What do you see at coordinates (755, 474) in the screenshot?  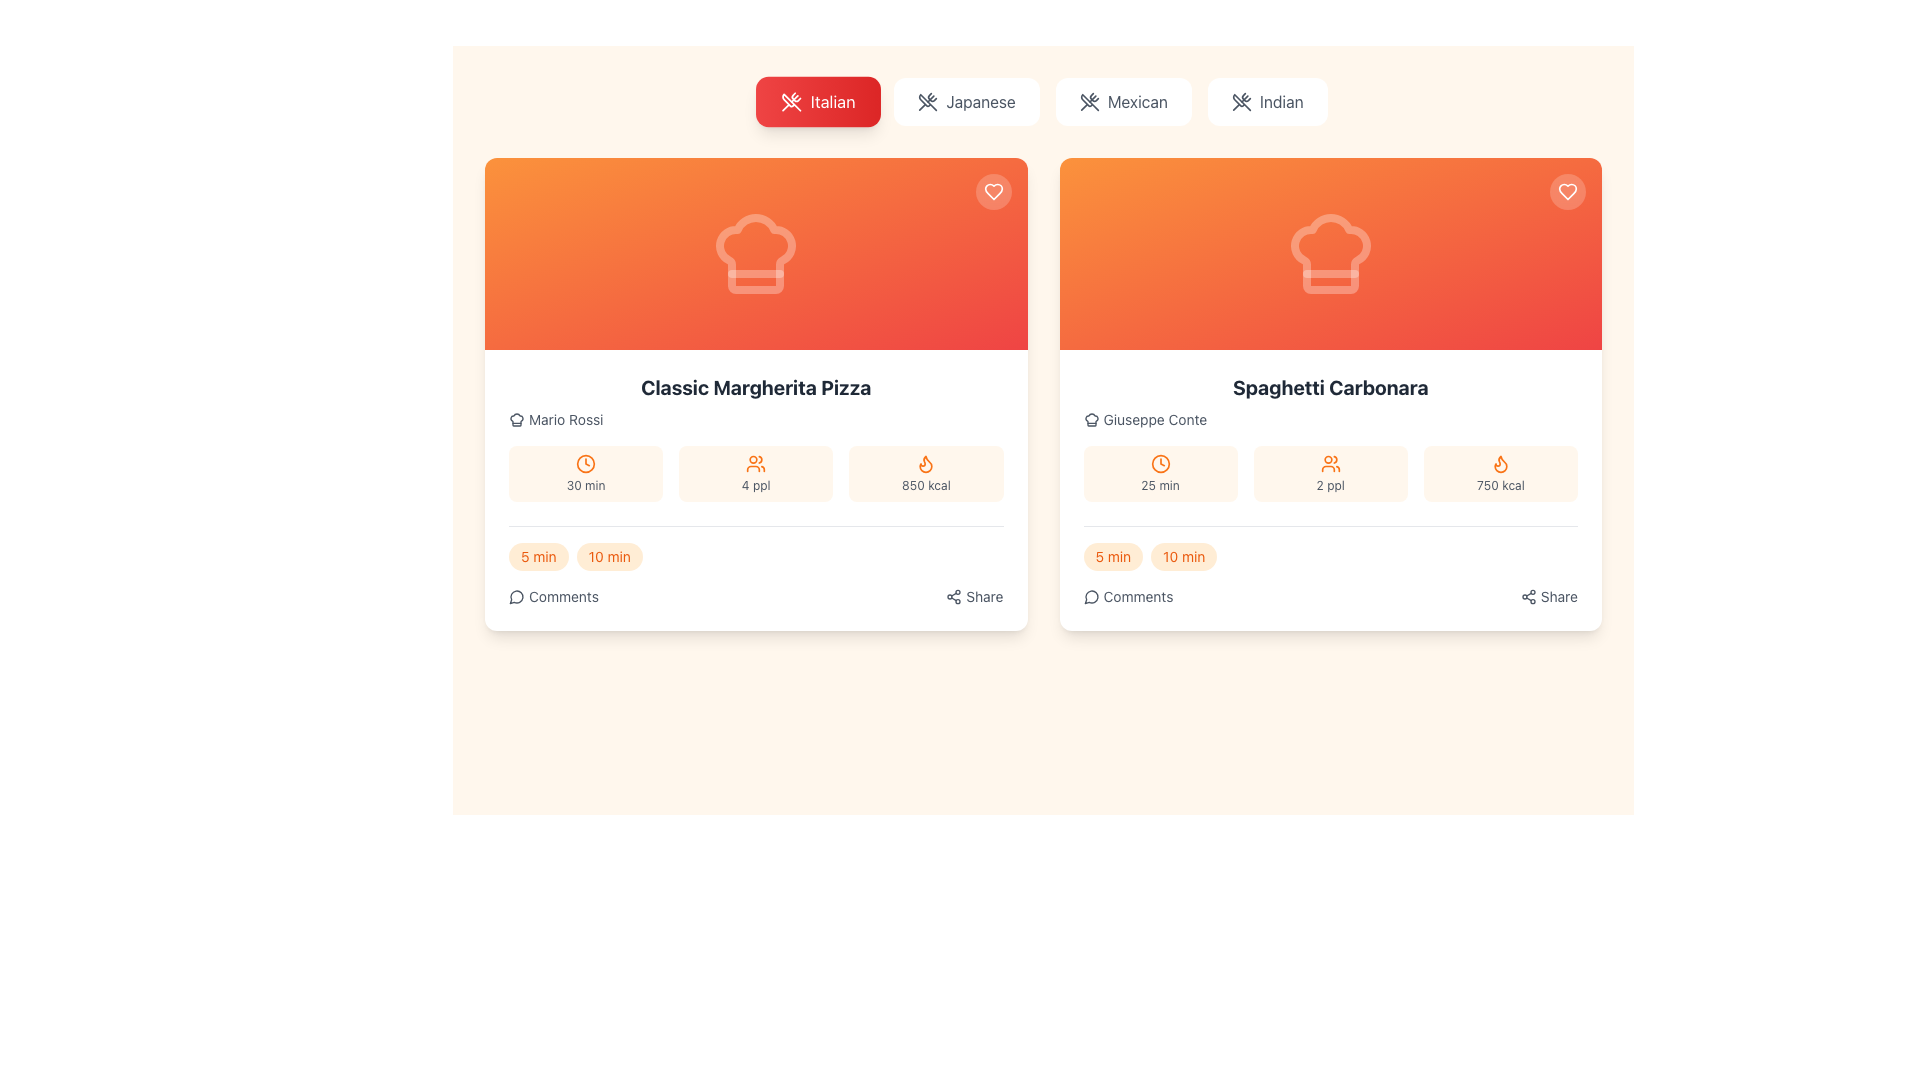 I see `the static informational badge indicating that the recipe serves 4 people, located beneath the title 'Classic Margherita Pizza'` at bounding box center [755, 474].